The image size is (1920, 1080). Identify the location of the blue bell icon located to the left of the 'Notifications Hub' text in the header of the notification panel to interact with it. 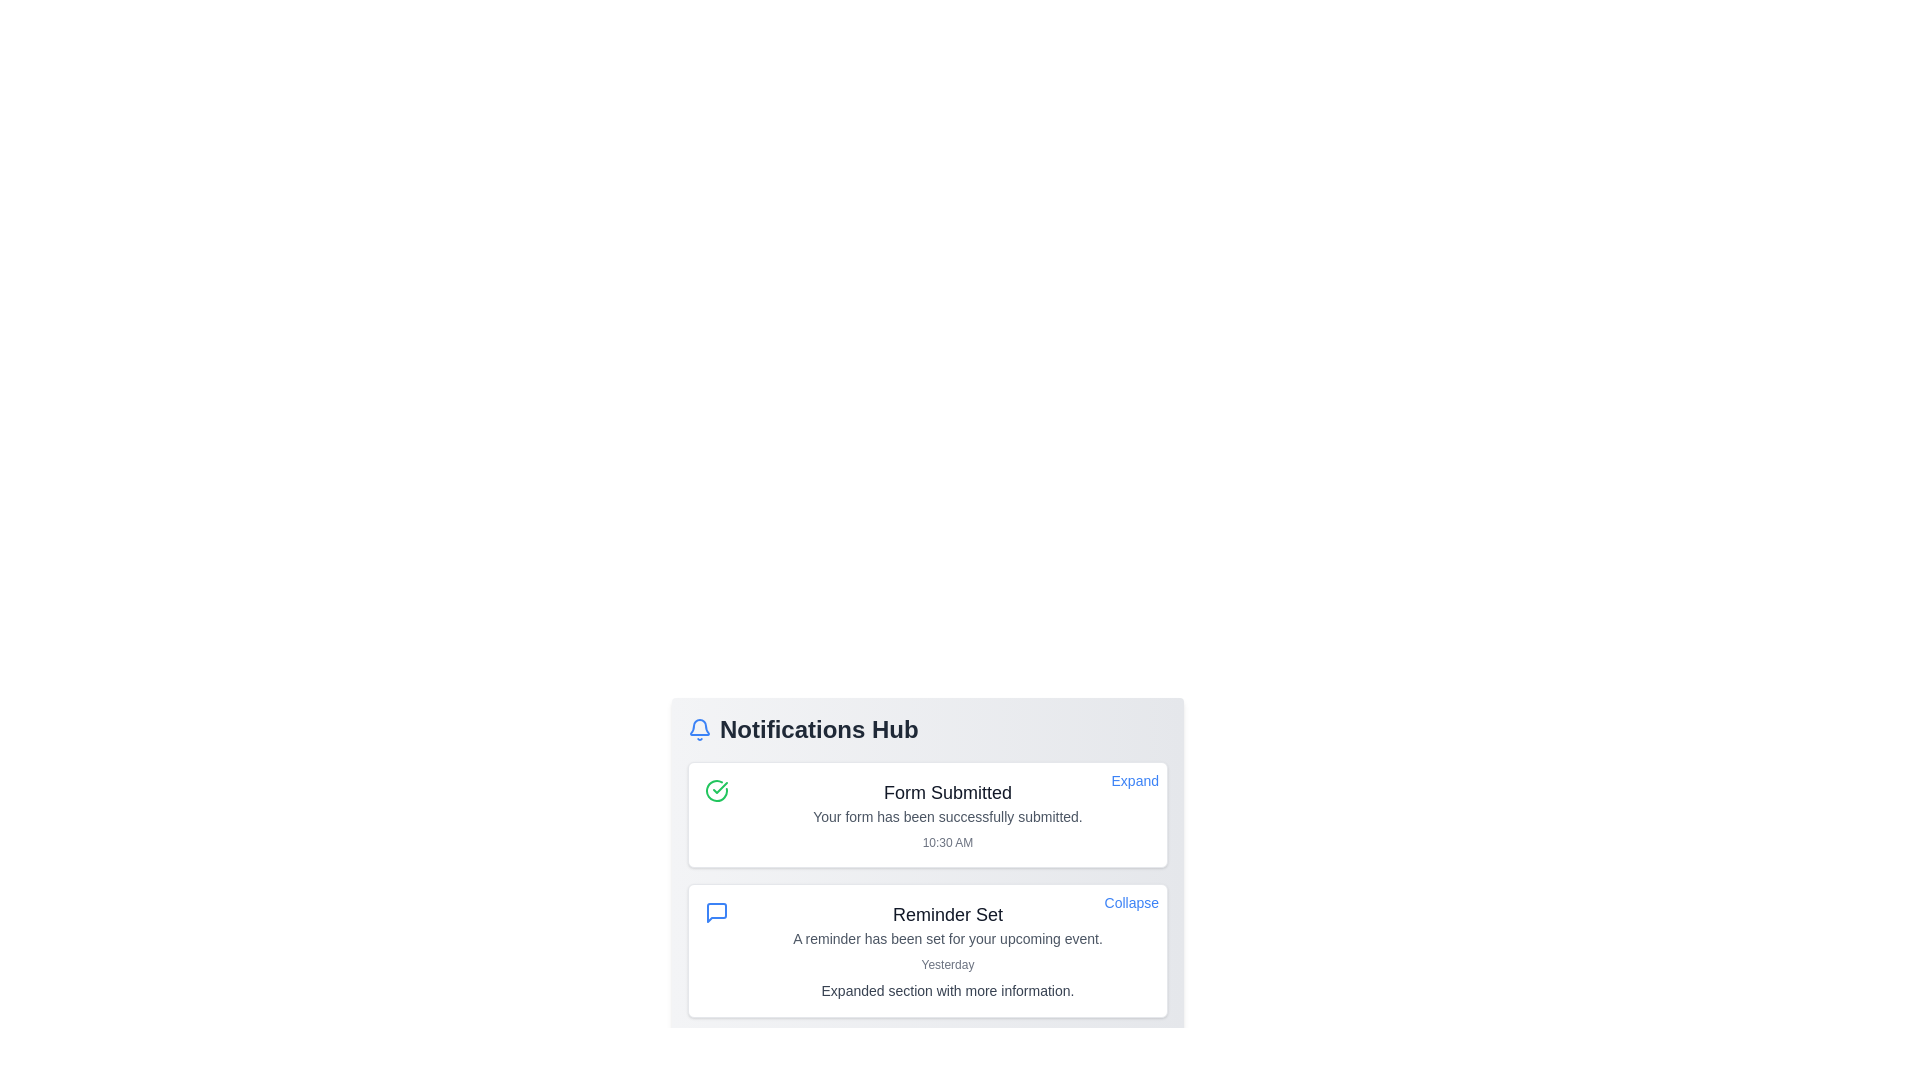
(700, 729).